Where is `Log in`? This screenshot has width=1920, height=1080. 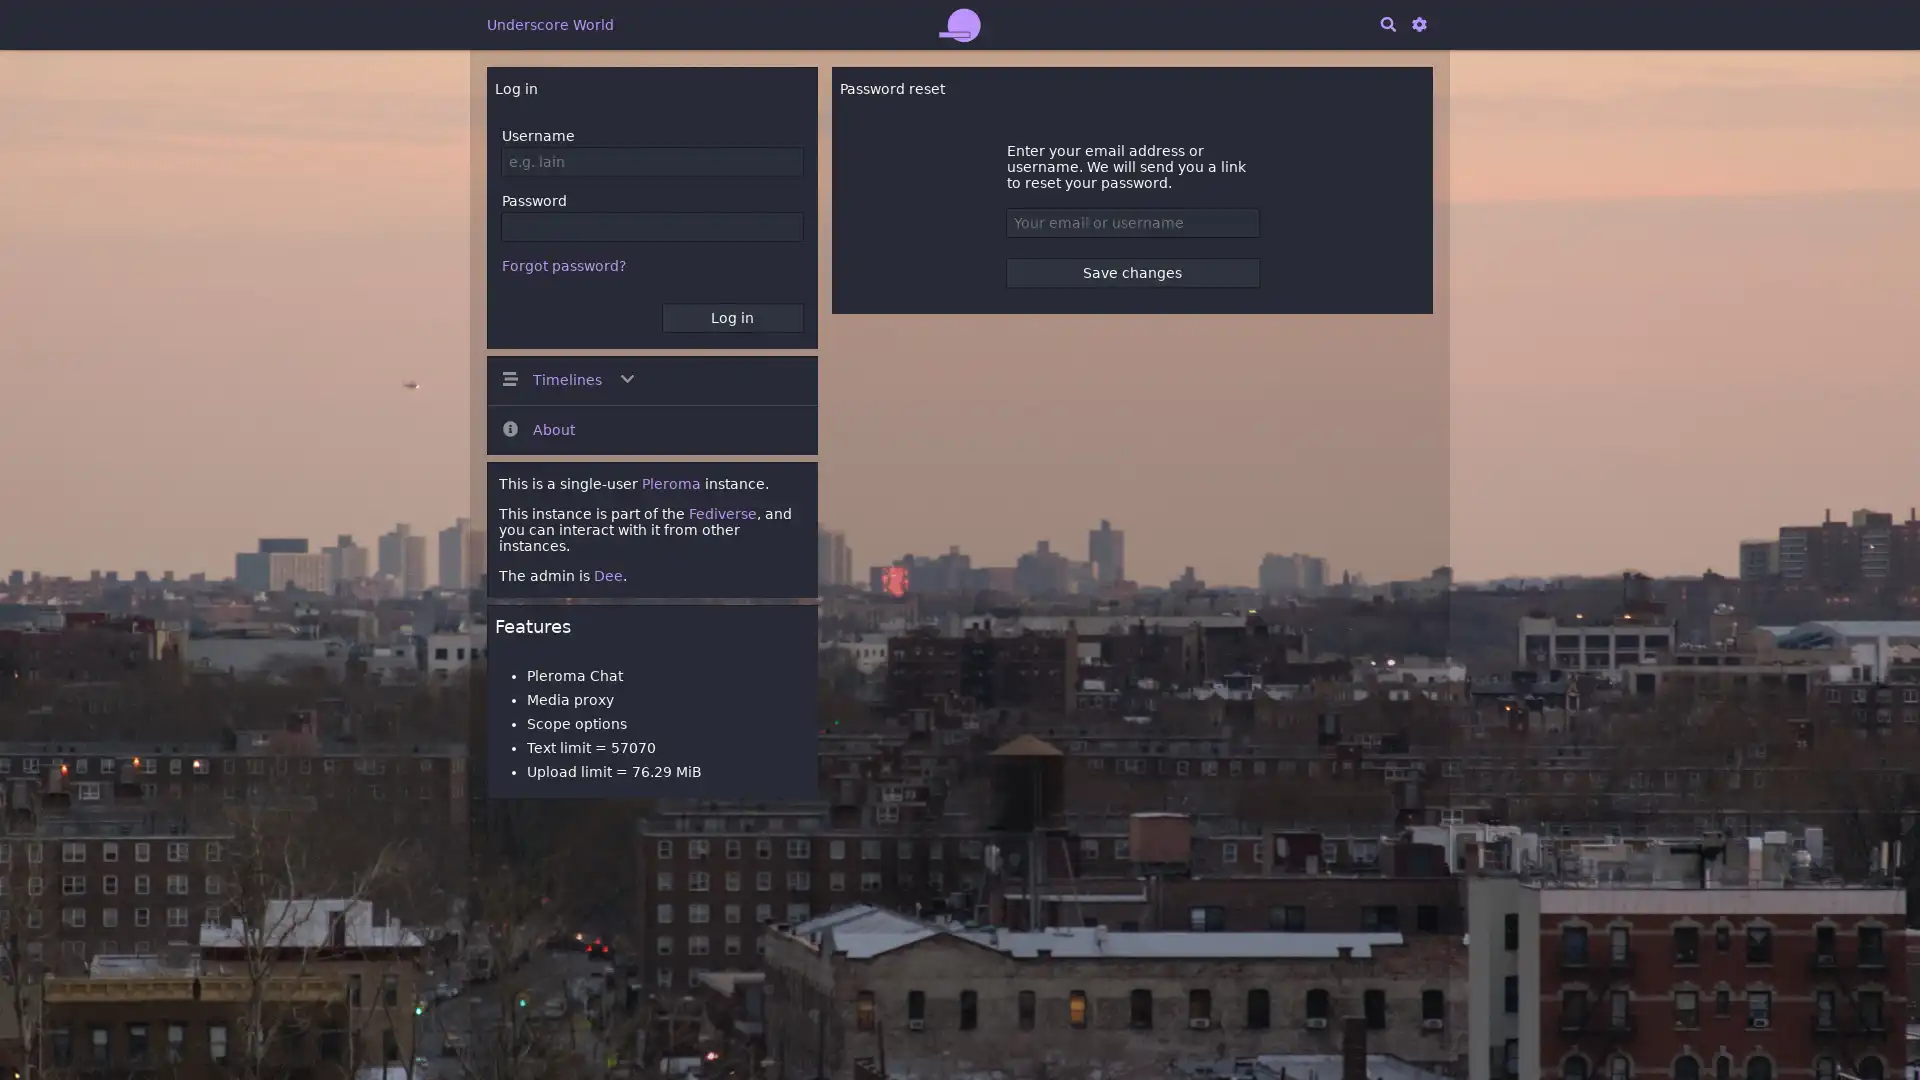 Log in is located at coordinates (730, 316).